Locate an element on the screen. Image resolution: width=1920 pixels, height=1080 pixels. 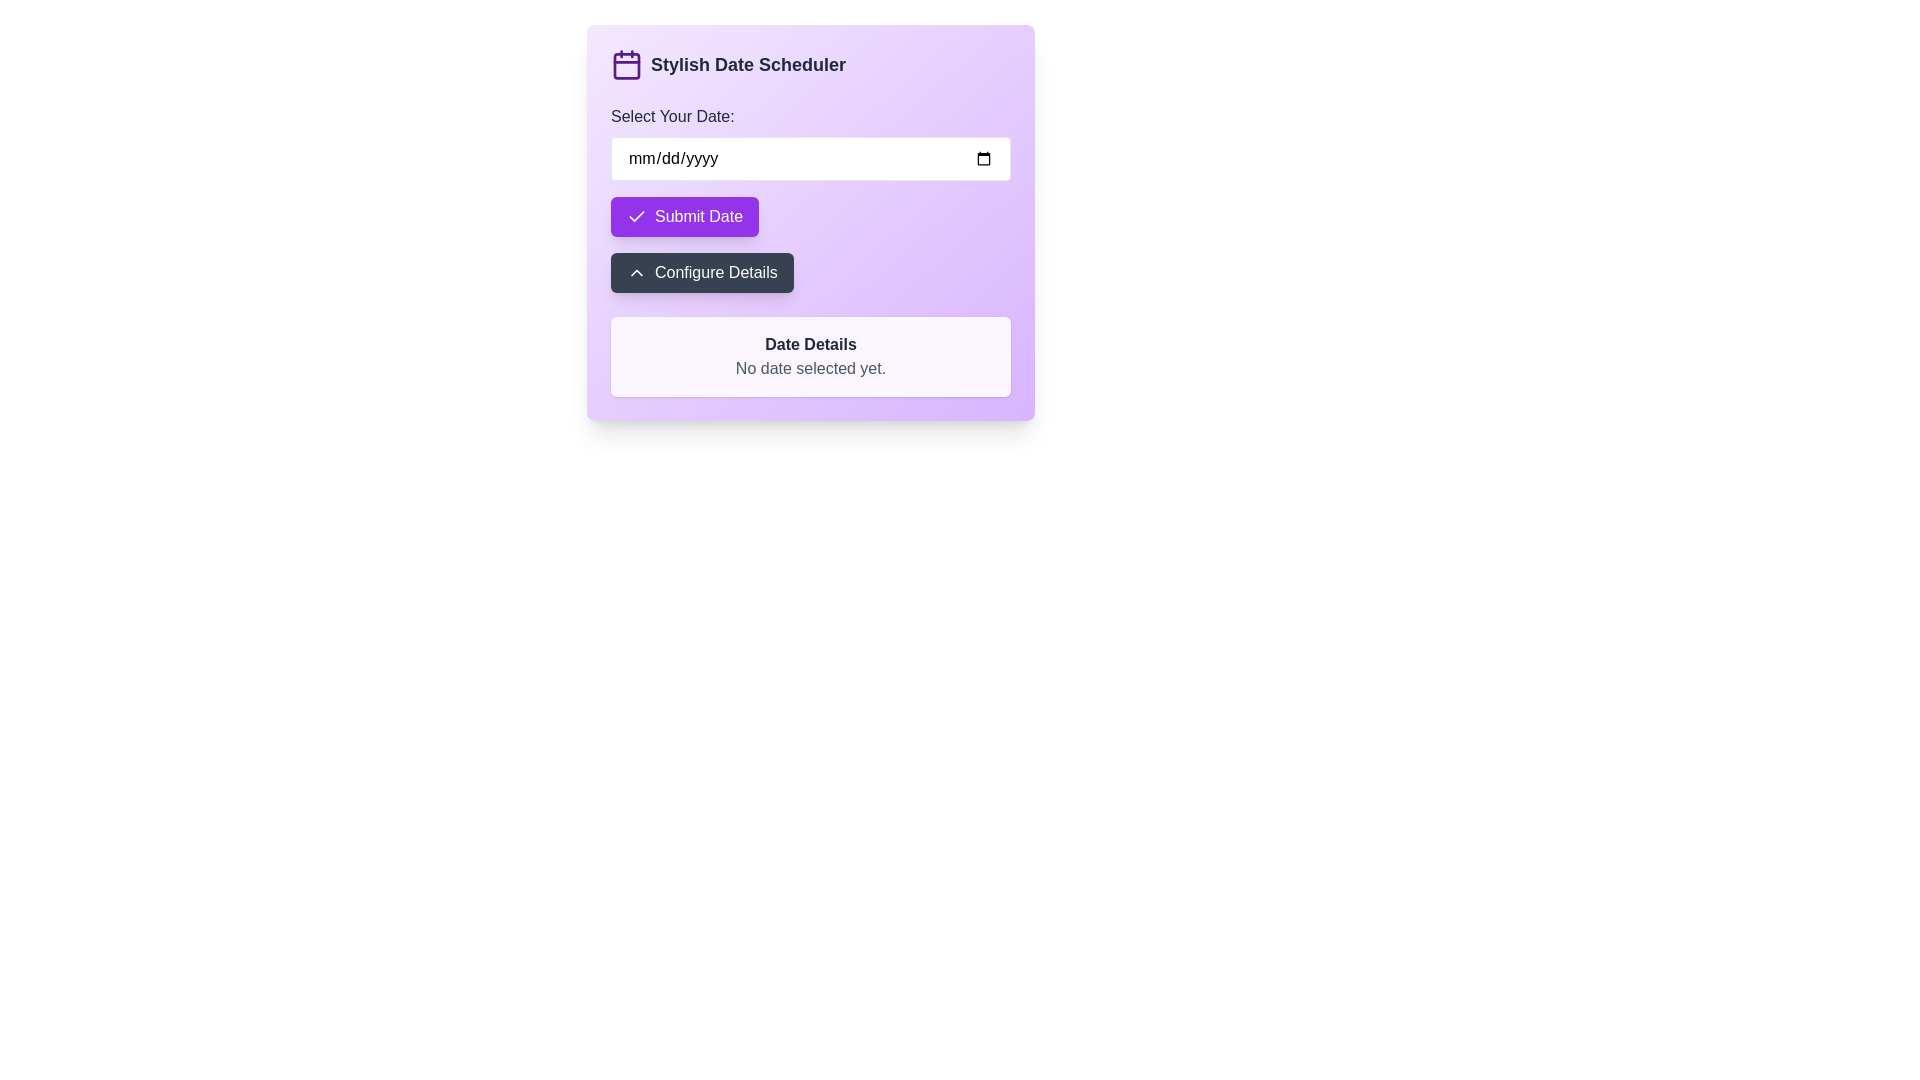
the Information display box that shows details about a selected date, currently indicating that no date has been selected is located at coordinates (811, 356).